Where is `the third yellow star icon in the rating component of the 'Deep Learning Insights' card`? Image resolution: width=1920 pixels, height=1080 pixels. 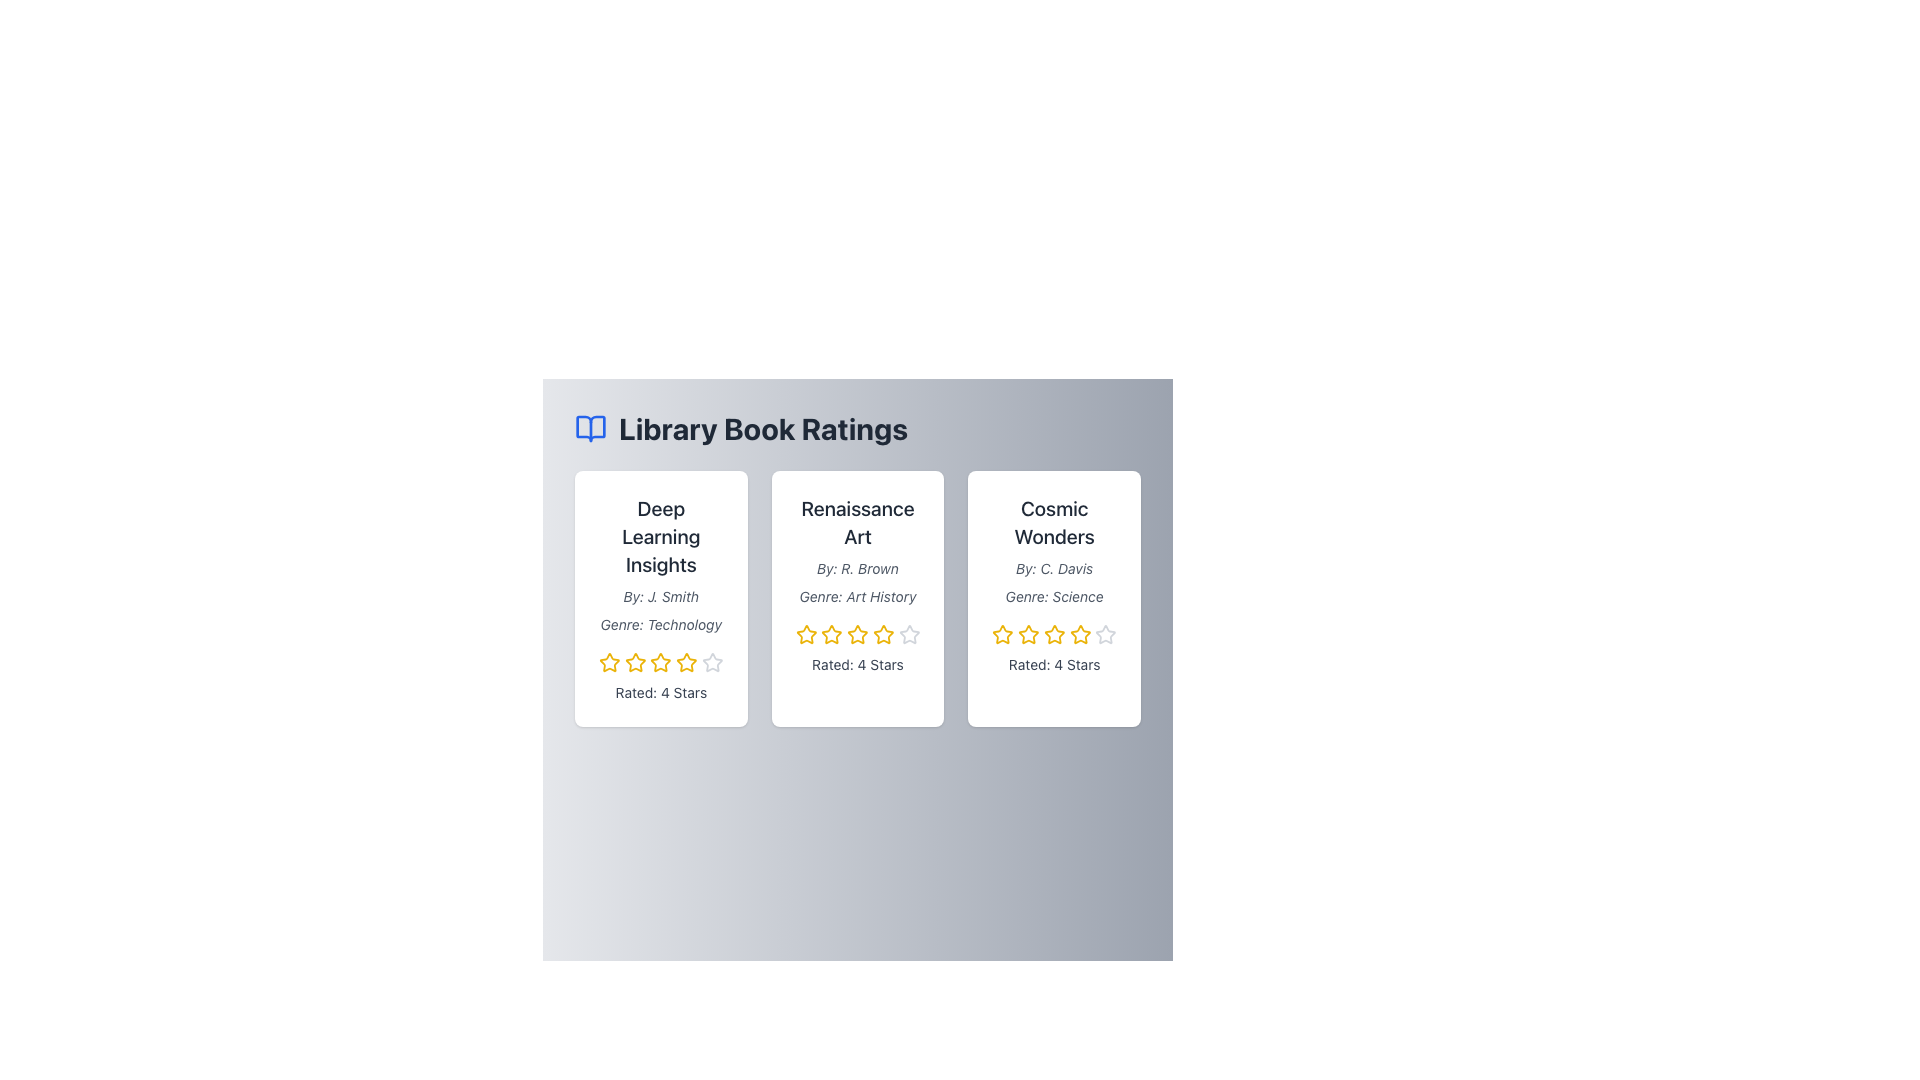
the third yellow star icon in the rating component of the 'Deep Learning Insights' card is located at coordinates (661, 663).